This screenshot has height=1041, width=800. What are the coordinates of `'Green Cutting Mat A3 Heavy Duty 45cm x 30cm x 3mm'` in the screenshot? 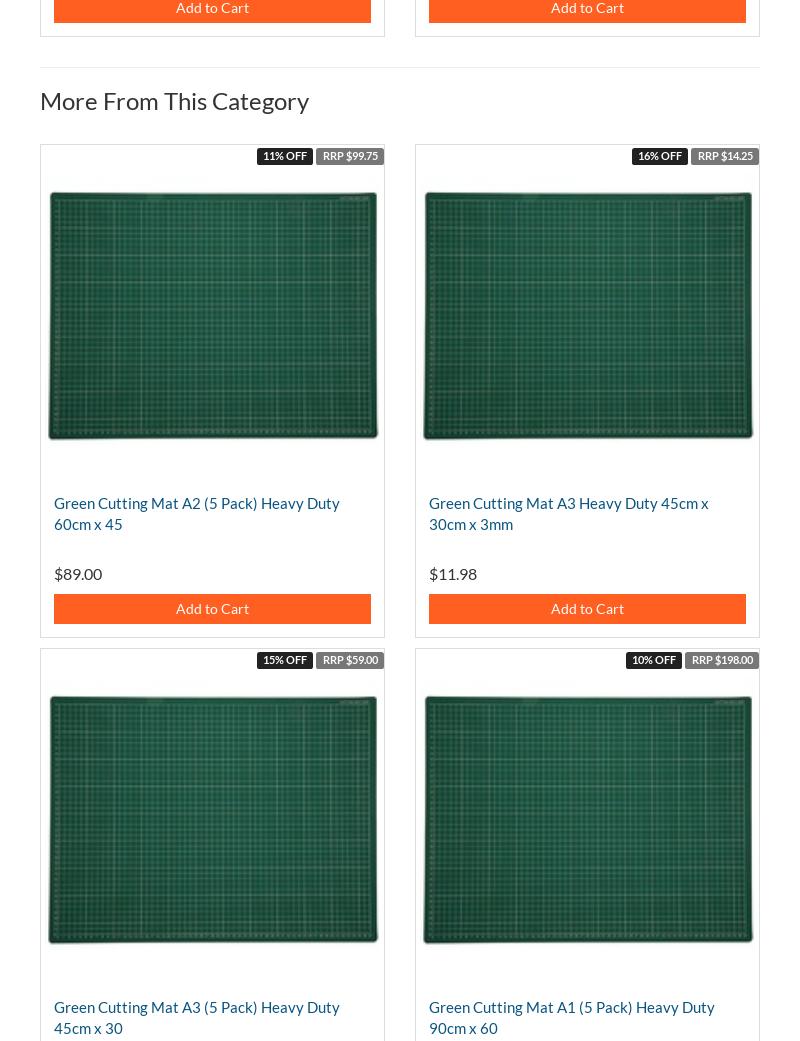 It's located at (567, 512).